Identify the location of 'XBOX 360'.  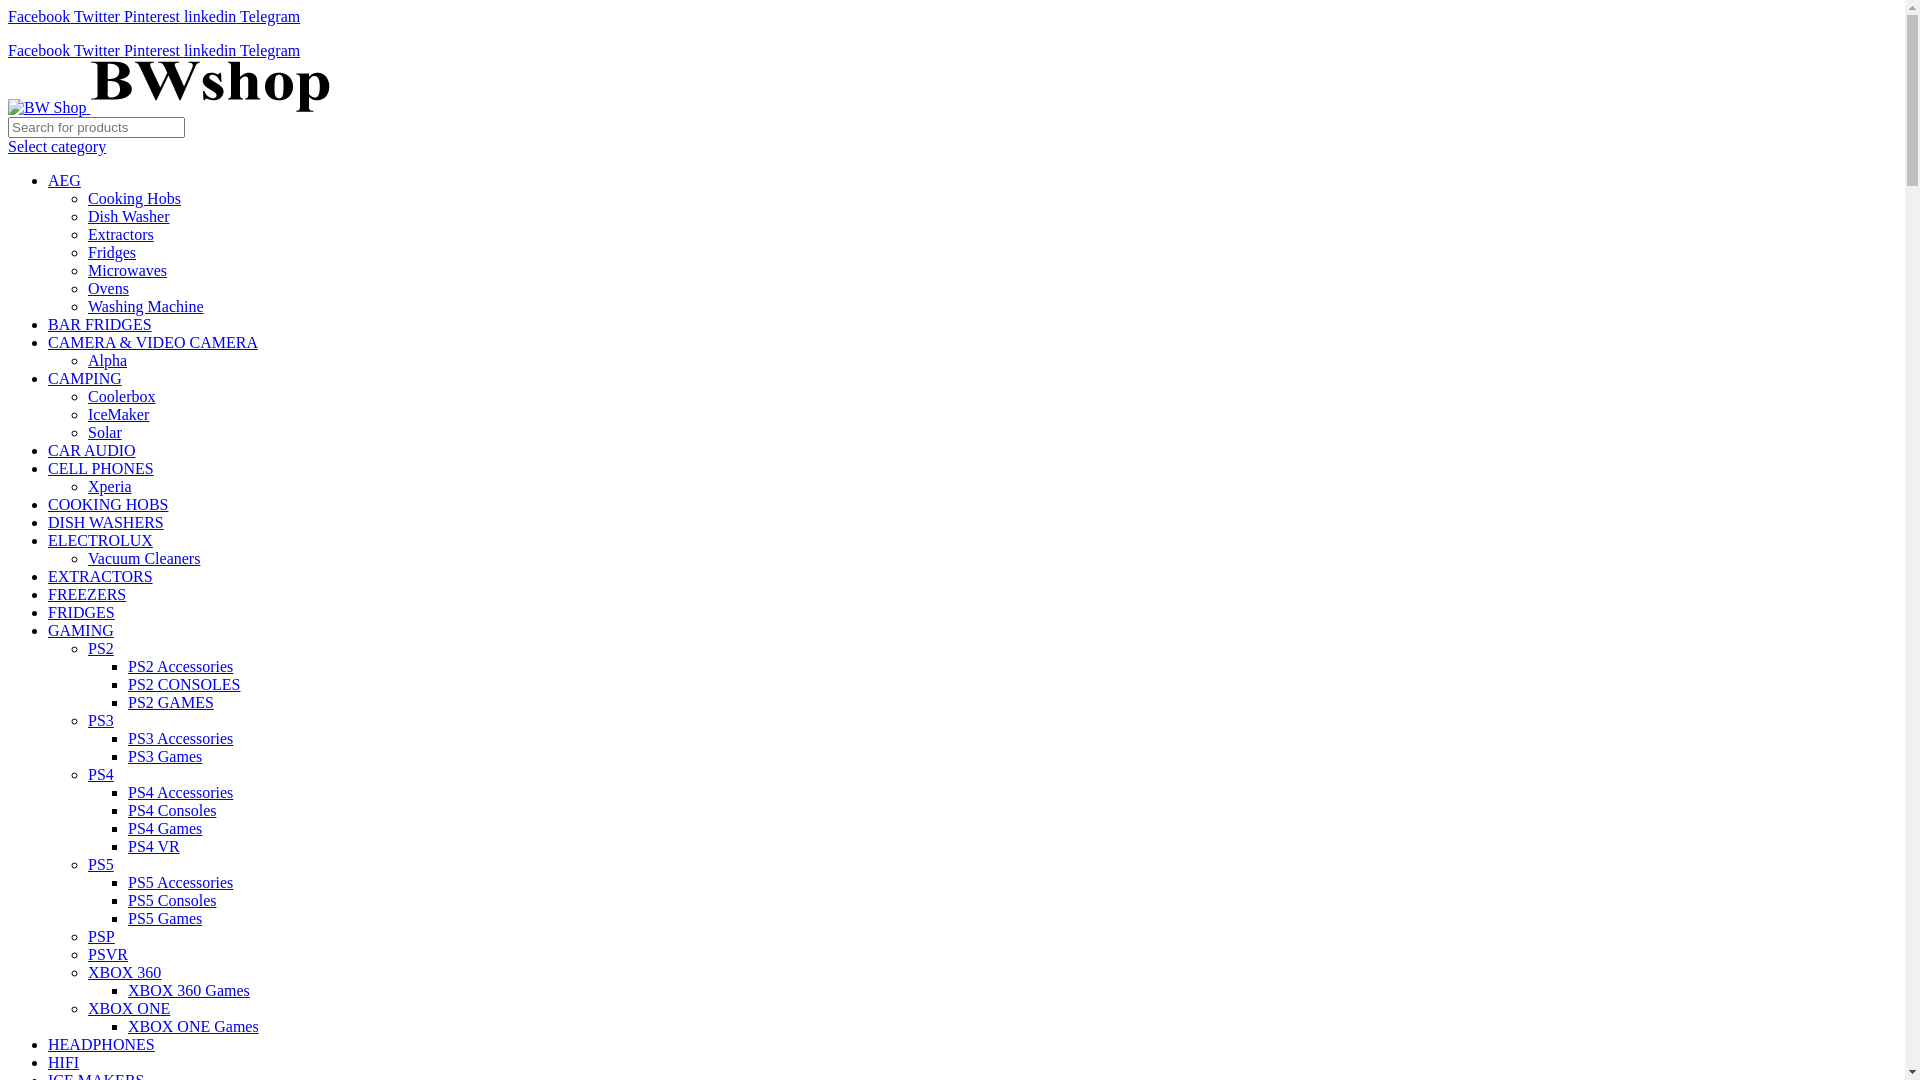
(86, 971).